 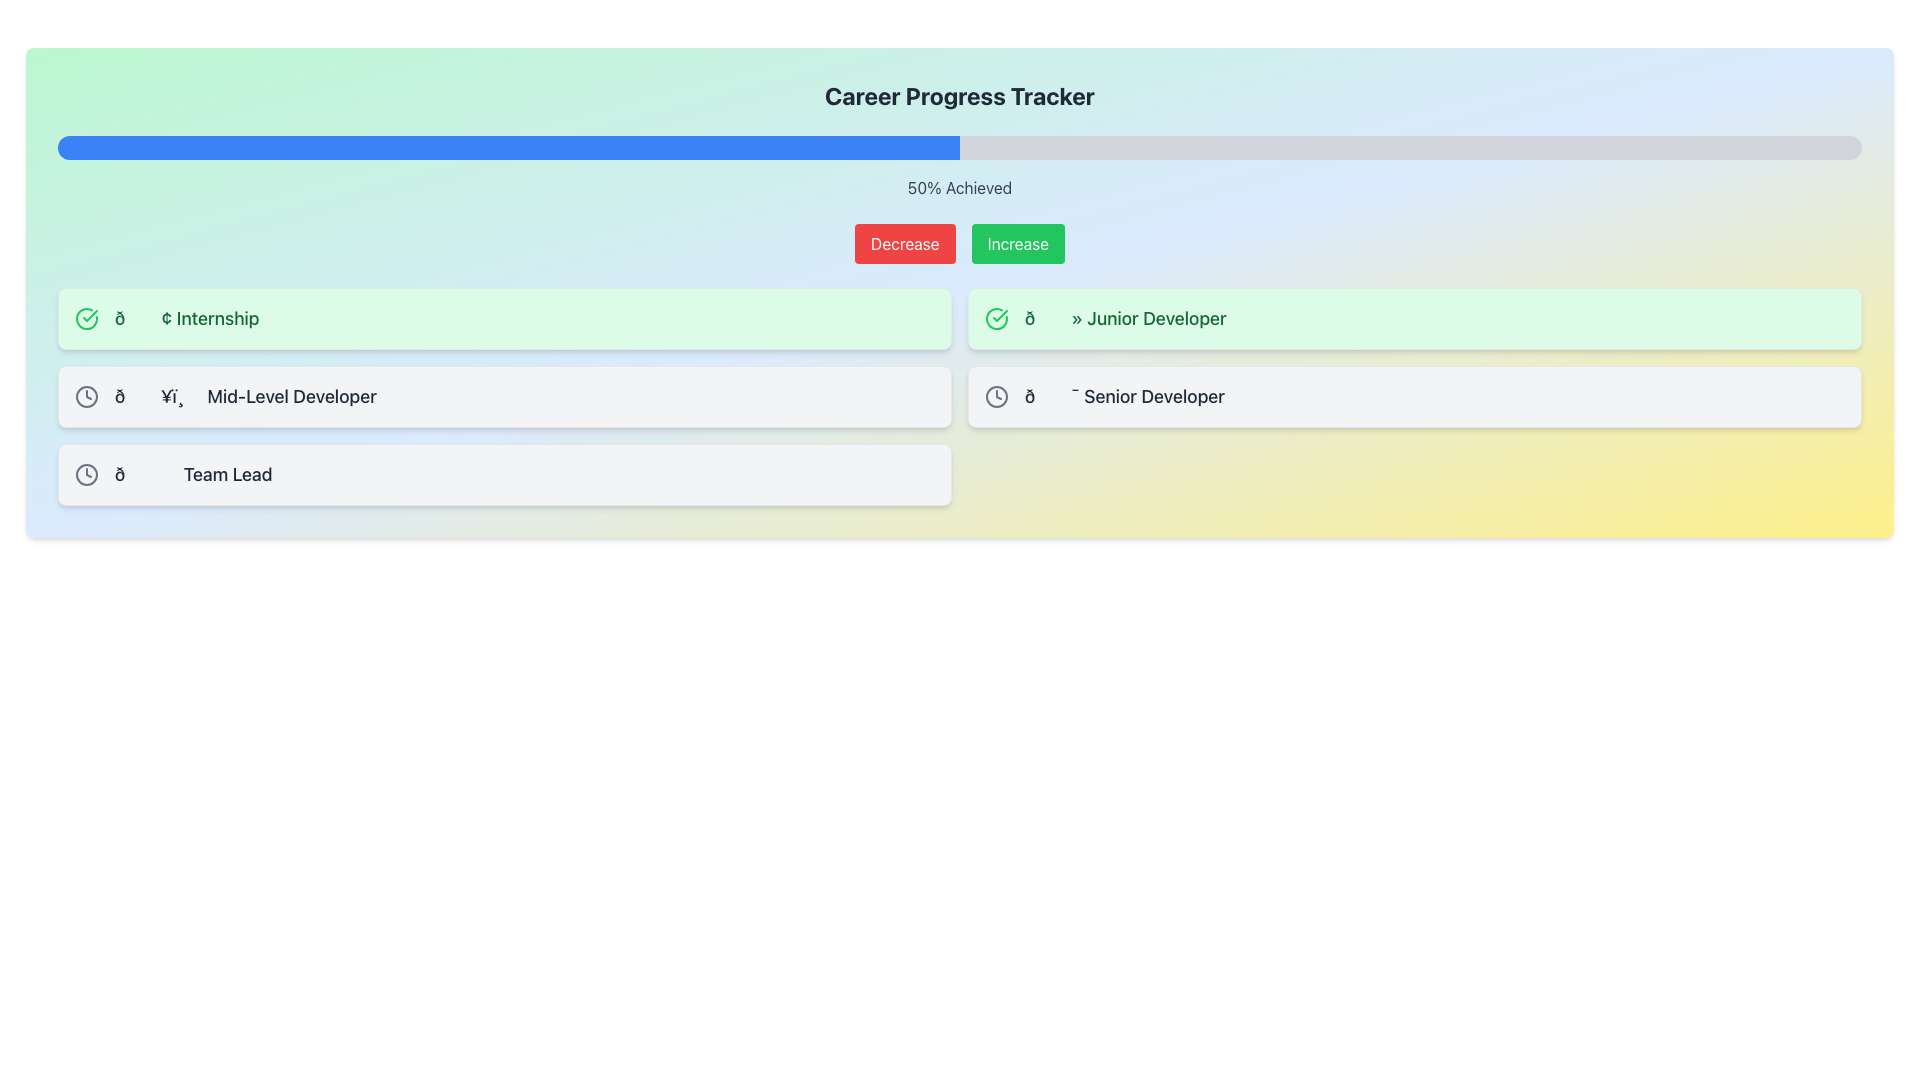 What do you see at coordinates (1000, 315) in the screenshot?
I see `the green circular icon indicating completed status for the 'Internship' row` at bounding box center [1000, 315].